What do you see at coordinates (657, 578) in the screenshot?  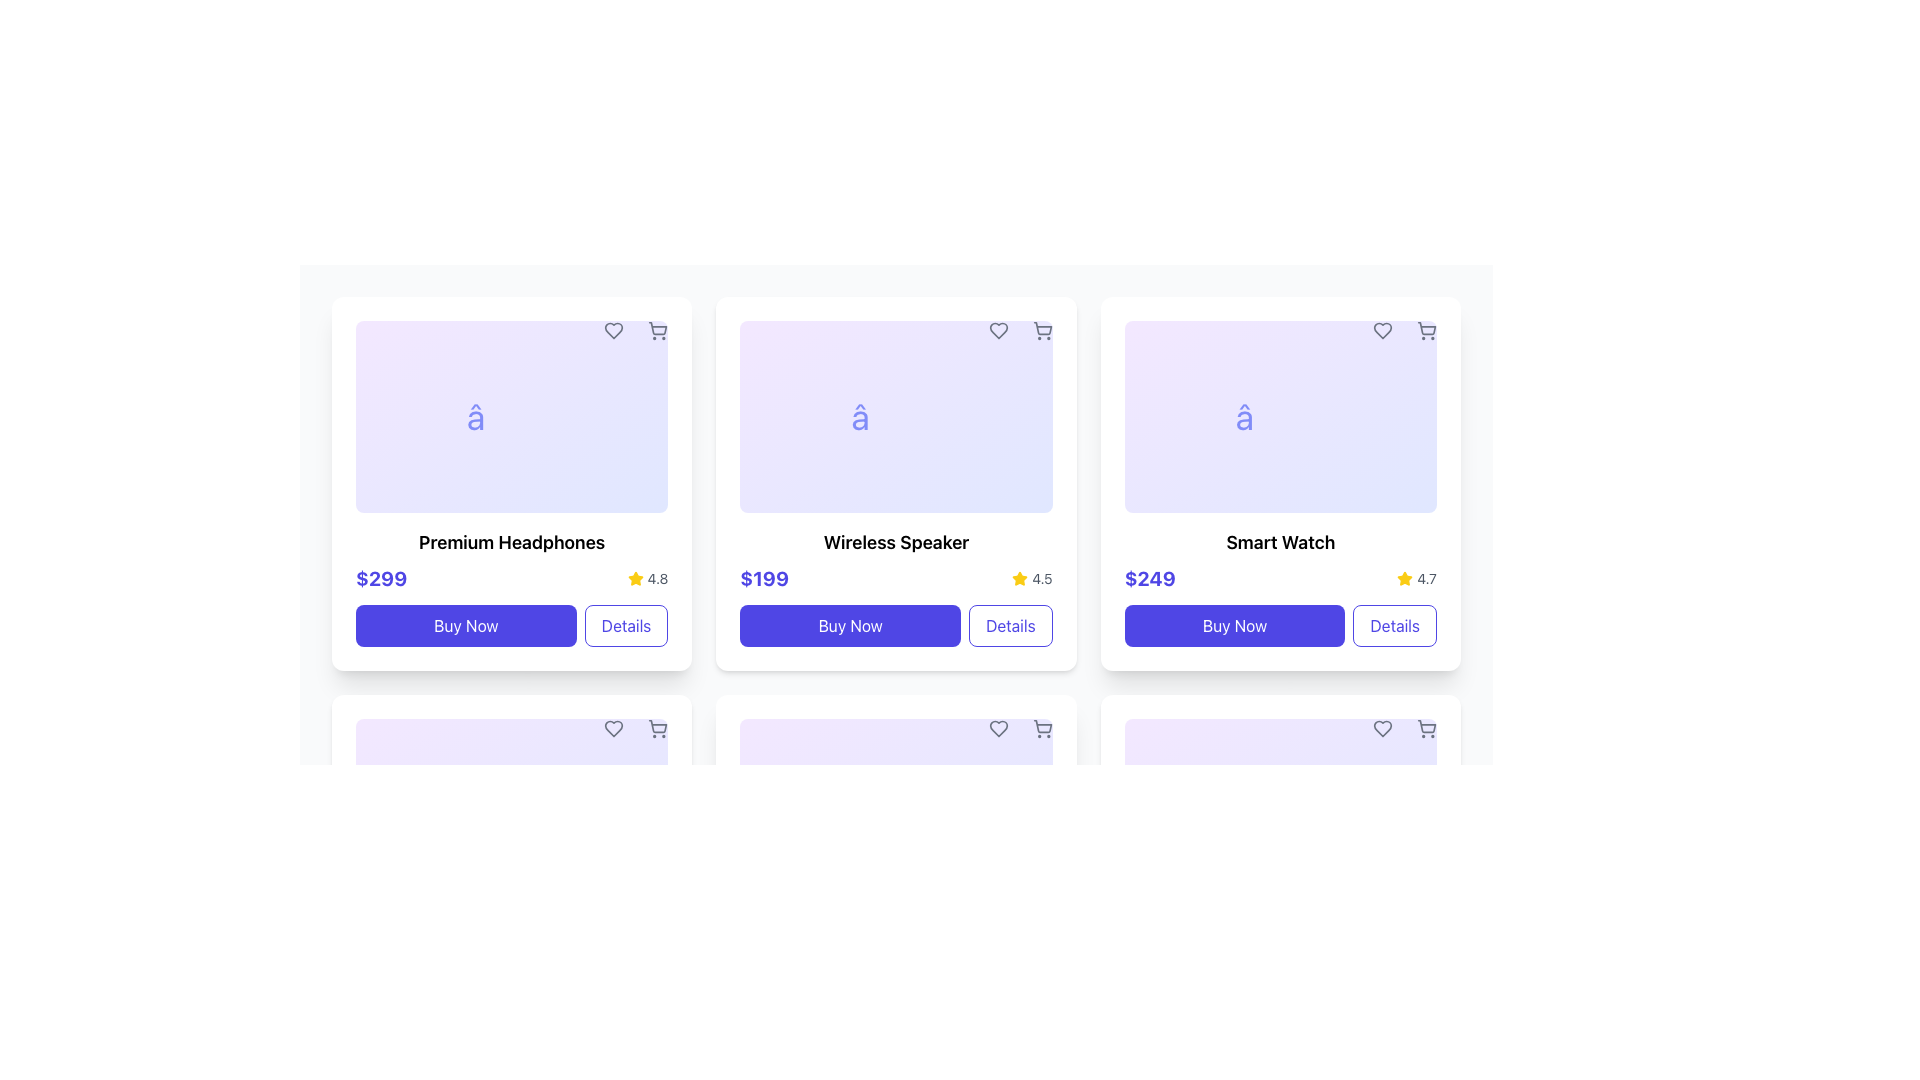 I see `the Text Label that displays the item's rating, positioned in the first card from the left in the first row, to the right of a yellow star icon and below the item's price text` at bounding box center [657, 578].